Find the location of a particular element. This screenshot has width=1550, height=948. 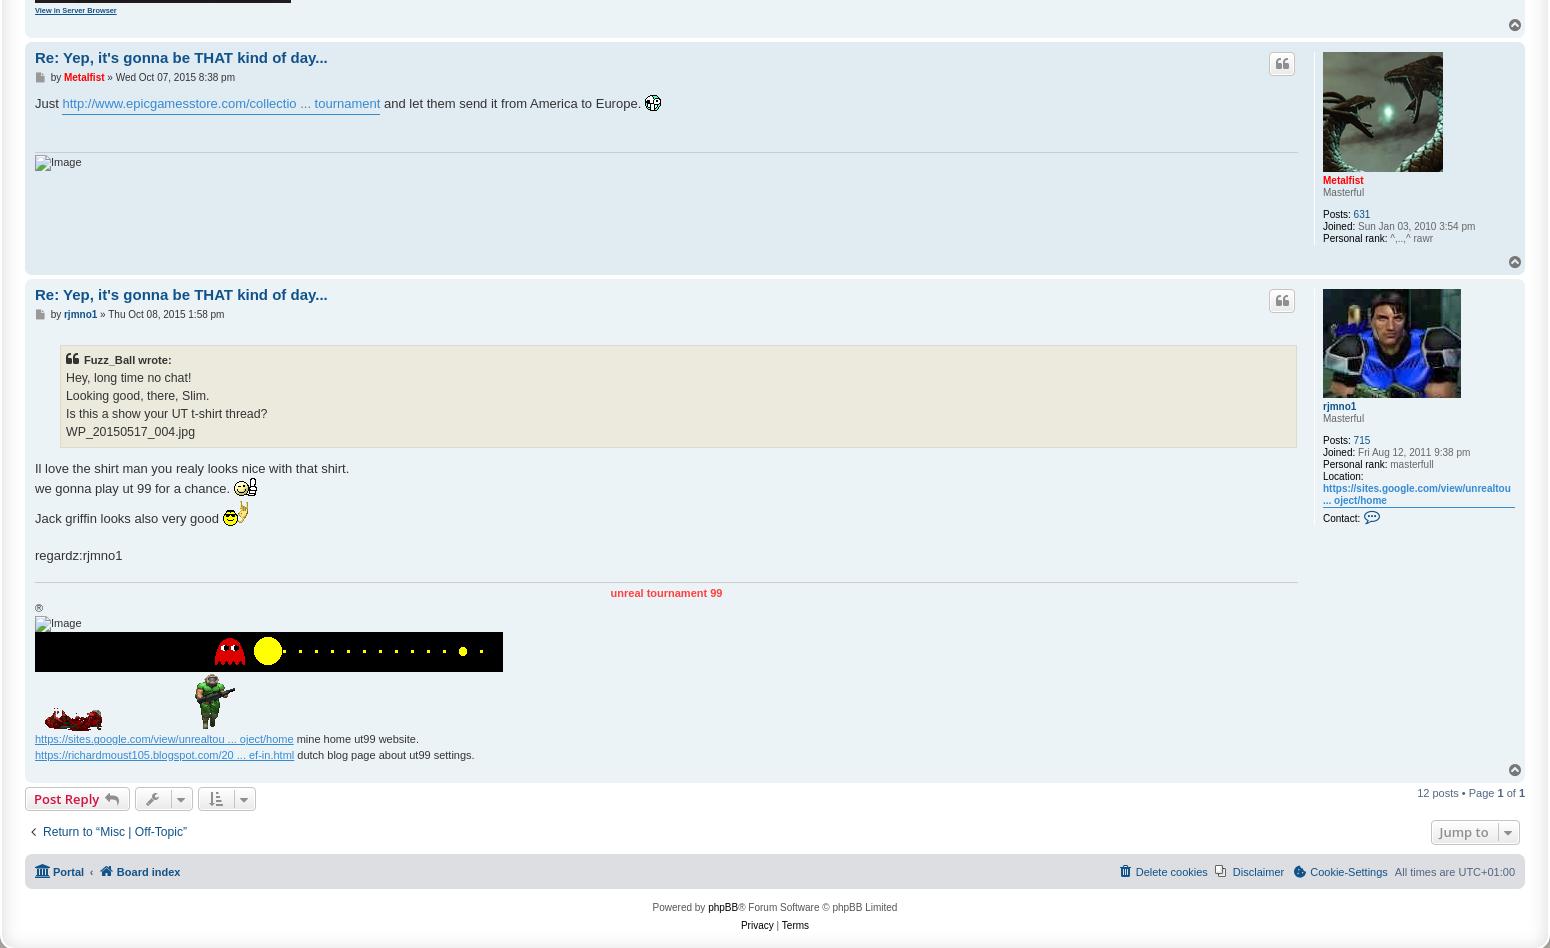

'® Forum Software © phpBB Limited' is located at coordinates (816, 905).